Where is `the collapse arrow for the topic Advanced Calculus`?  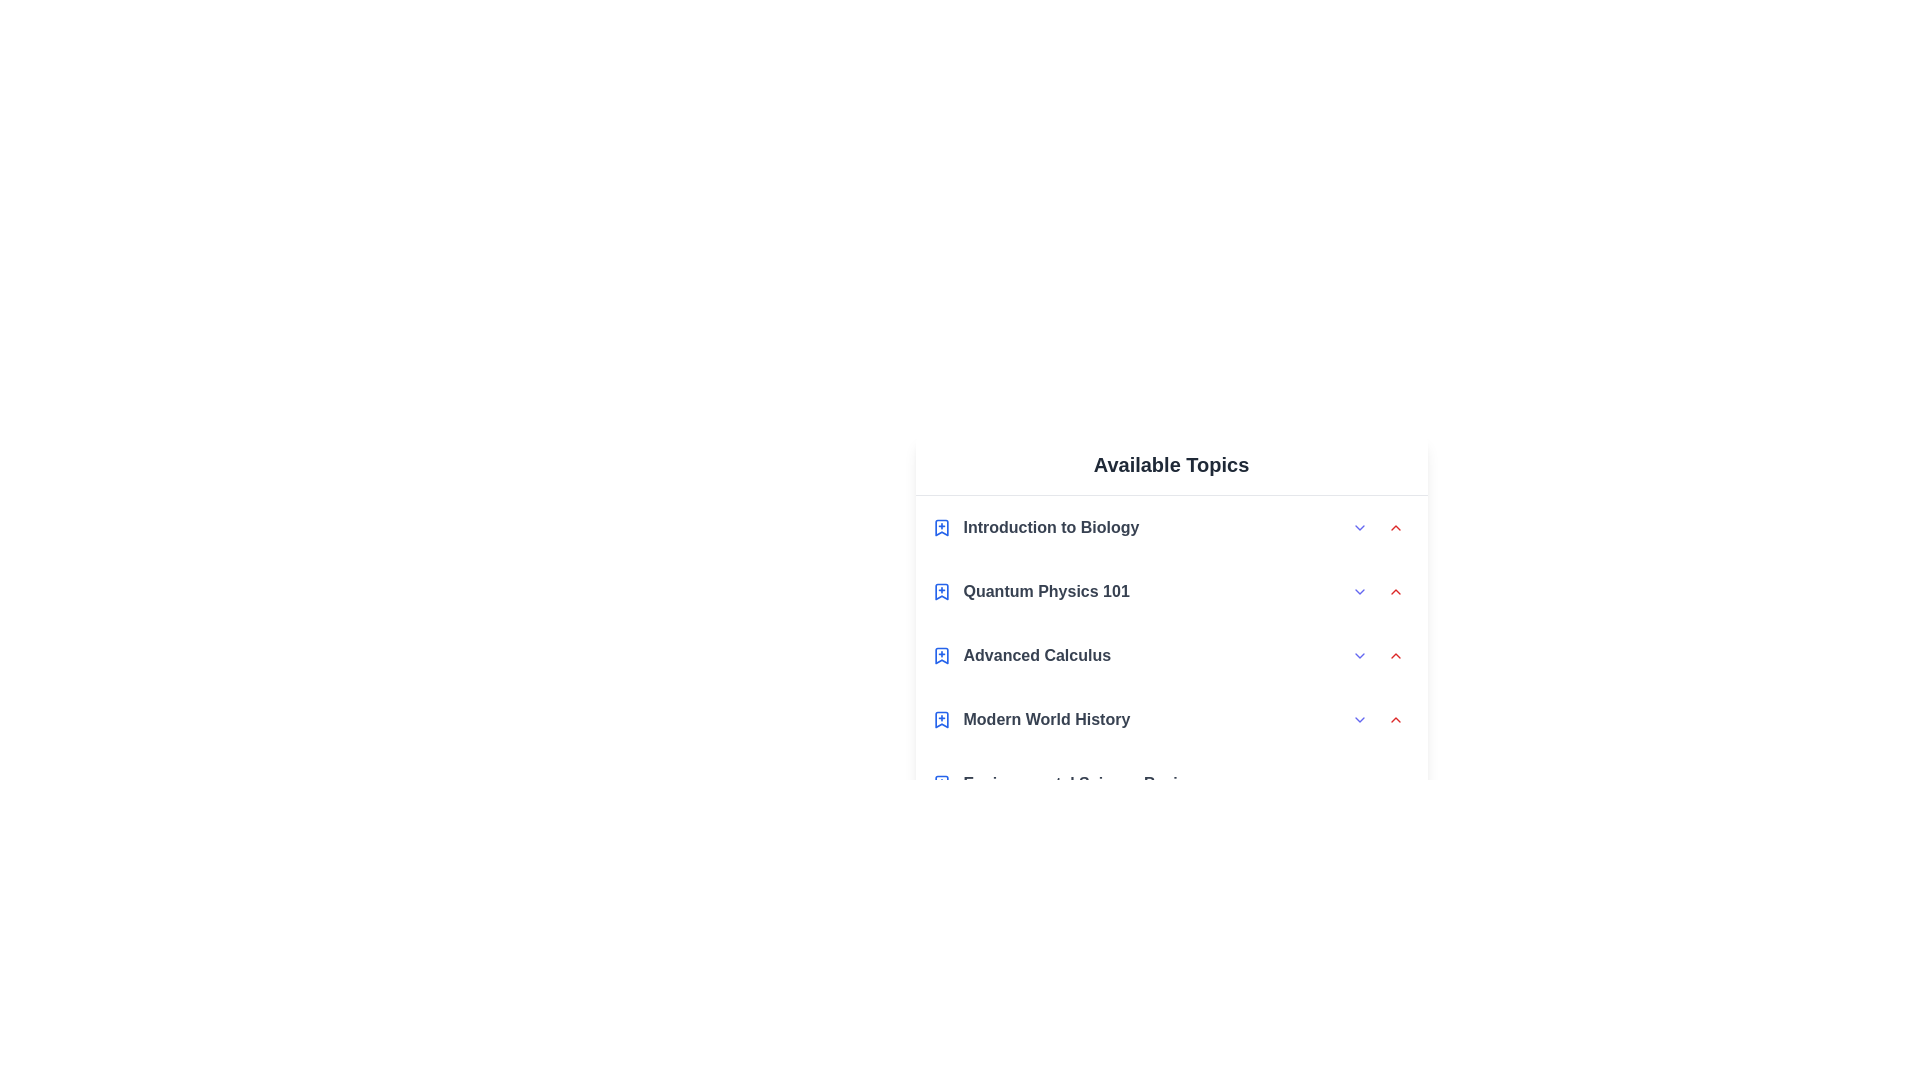 the collapse arrow for the topic Advanced Calculus is located at coordinates (1394, 655).